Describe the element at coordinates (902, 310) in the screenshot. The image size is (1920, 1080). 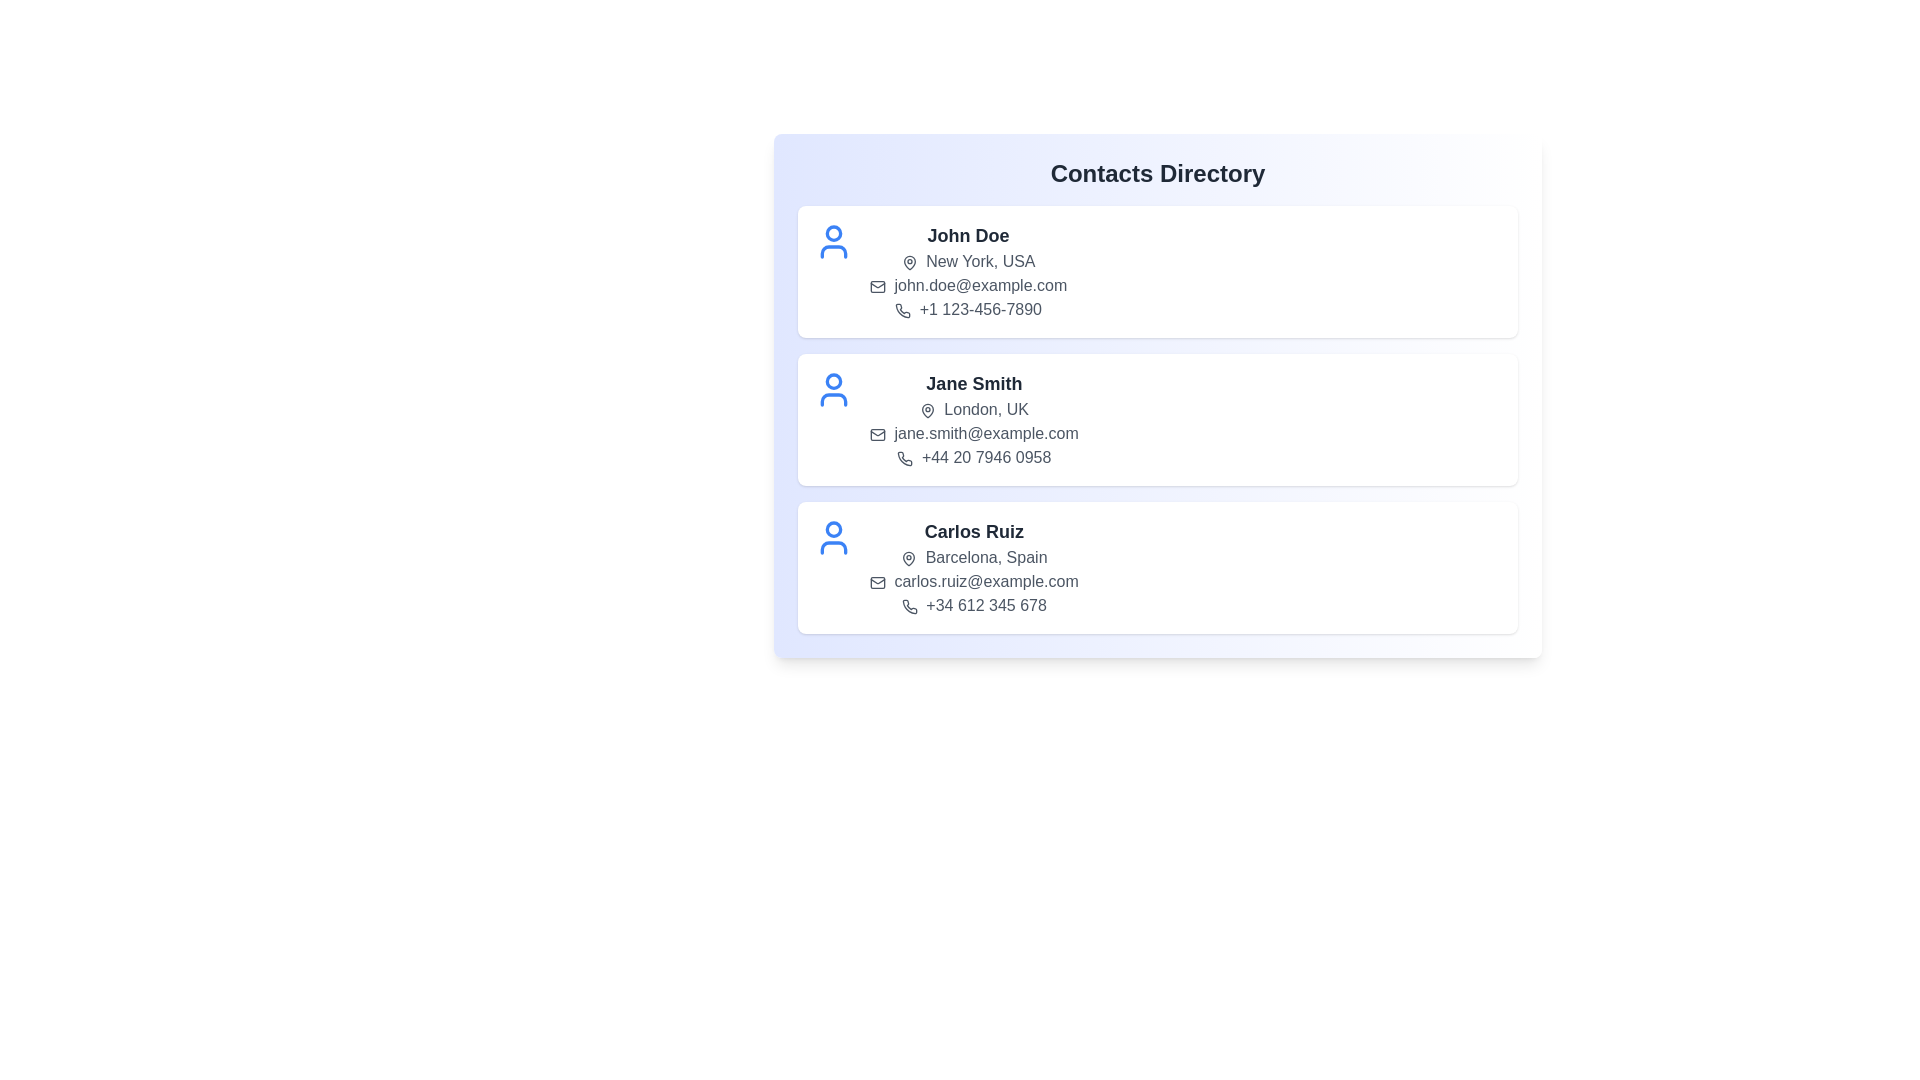
I see `the phone icon for the contact John Doe` at that location.